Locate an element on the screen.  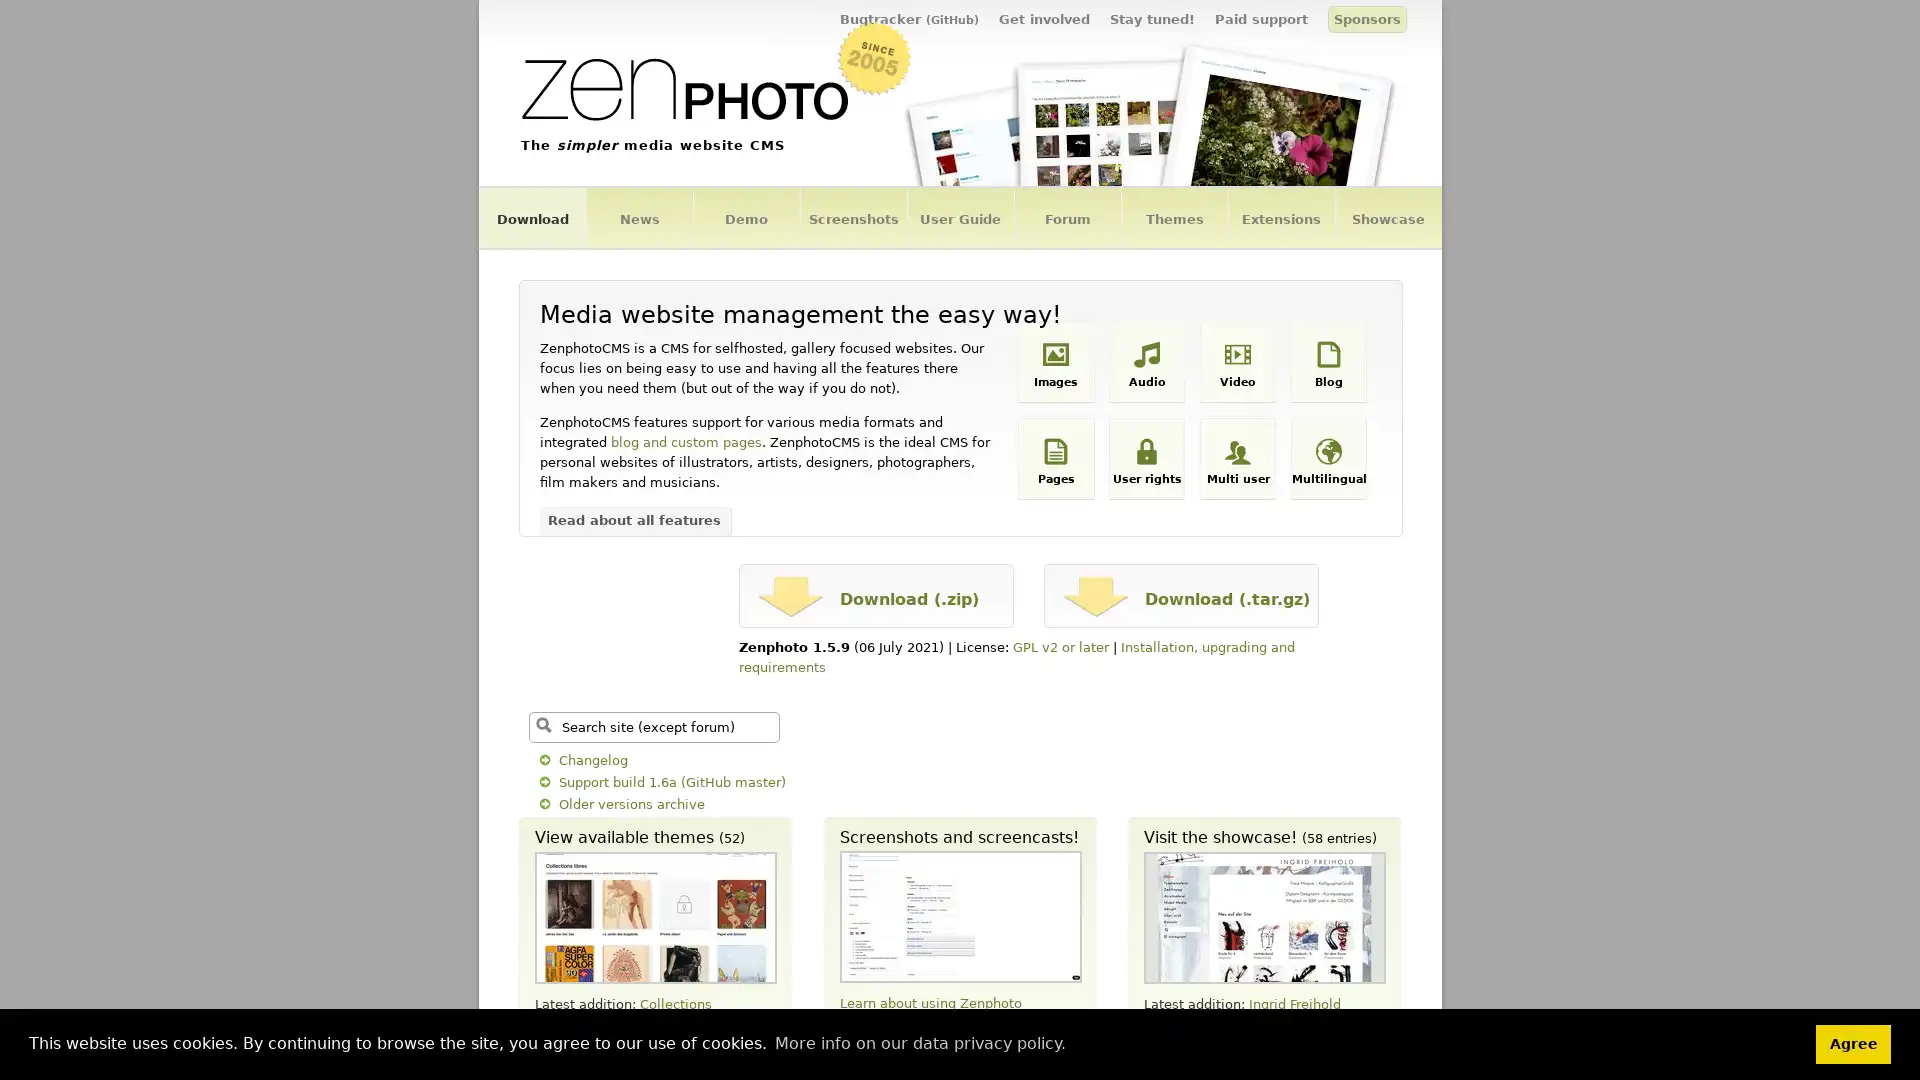
dismiss cookie message is located at coordinates (1852, 1043).